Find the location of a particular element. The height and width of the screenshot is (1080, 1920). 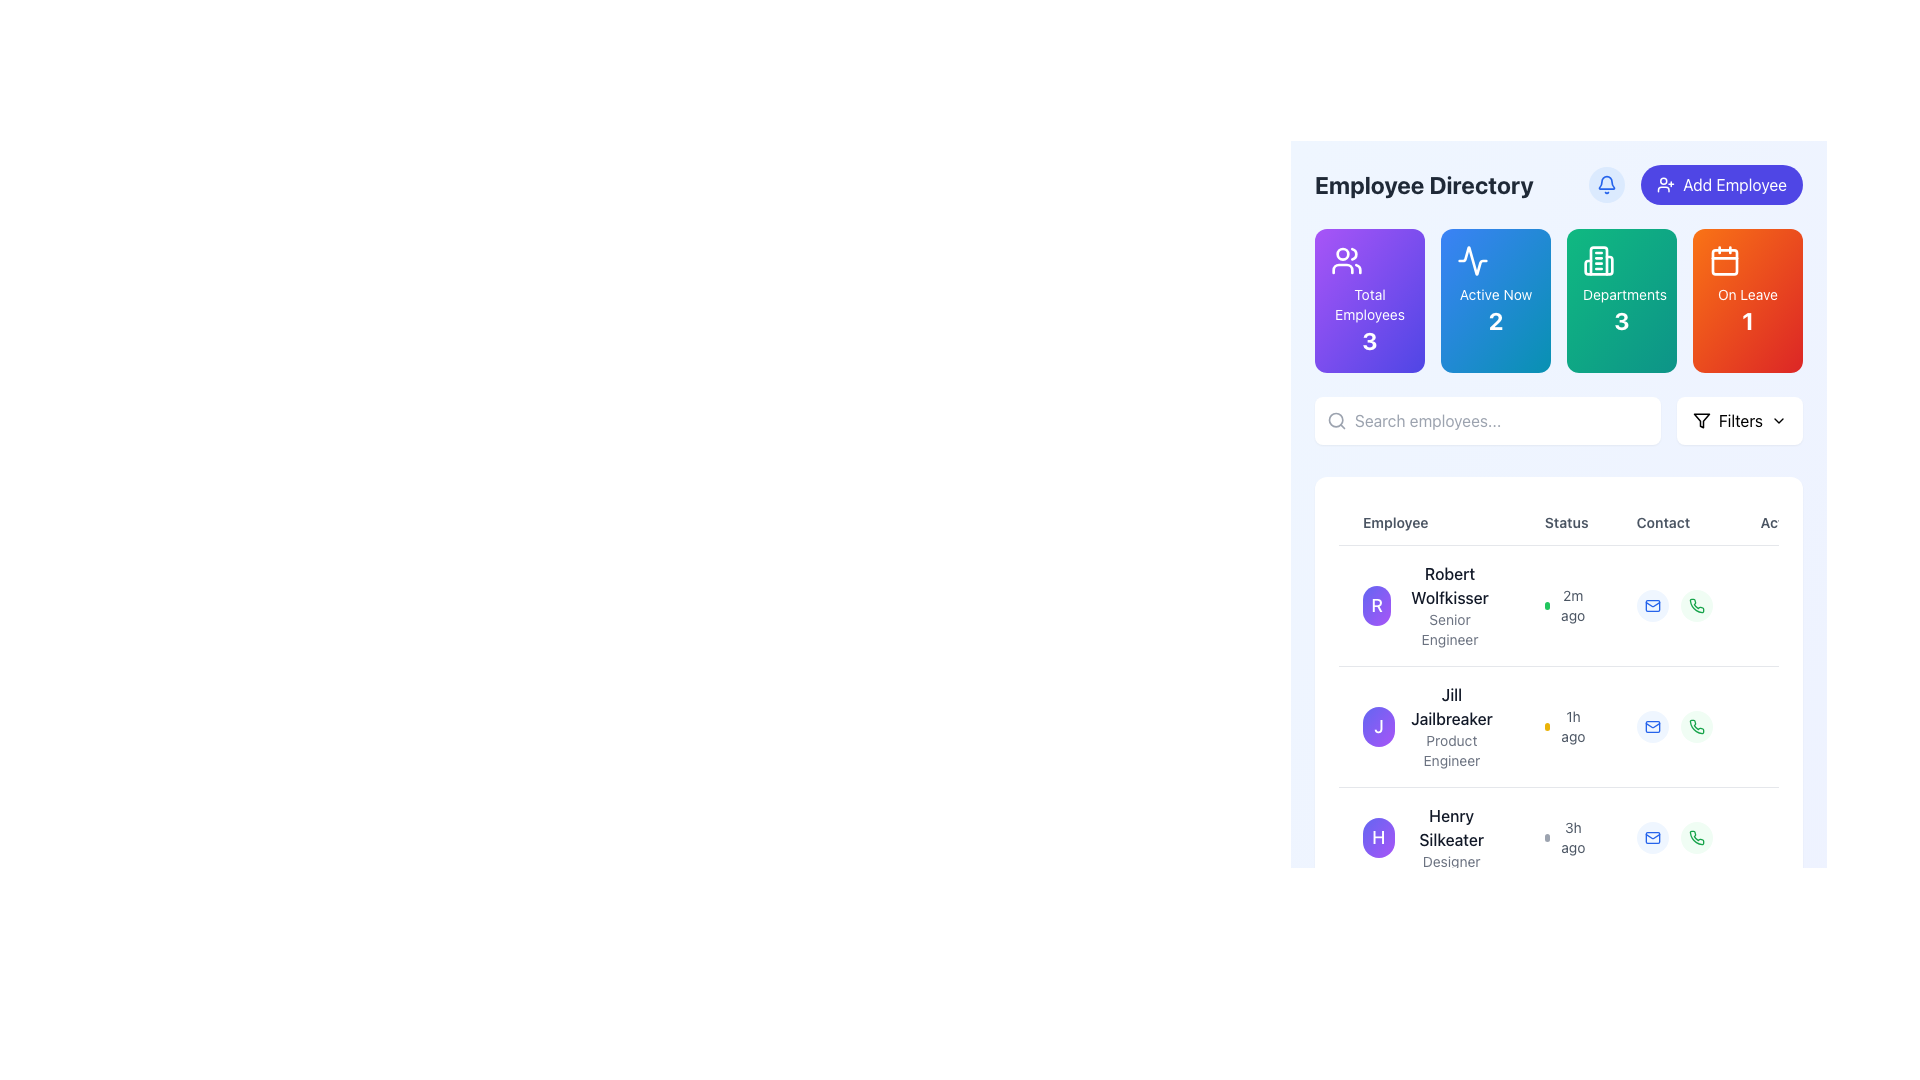

the search icon located at the far left of the search bar, which symbolizes the search functionality is located at coordinates (1337, 419).